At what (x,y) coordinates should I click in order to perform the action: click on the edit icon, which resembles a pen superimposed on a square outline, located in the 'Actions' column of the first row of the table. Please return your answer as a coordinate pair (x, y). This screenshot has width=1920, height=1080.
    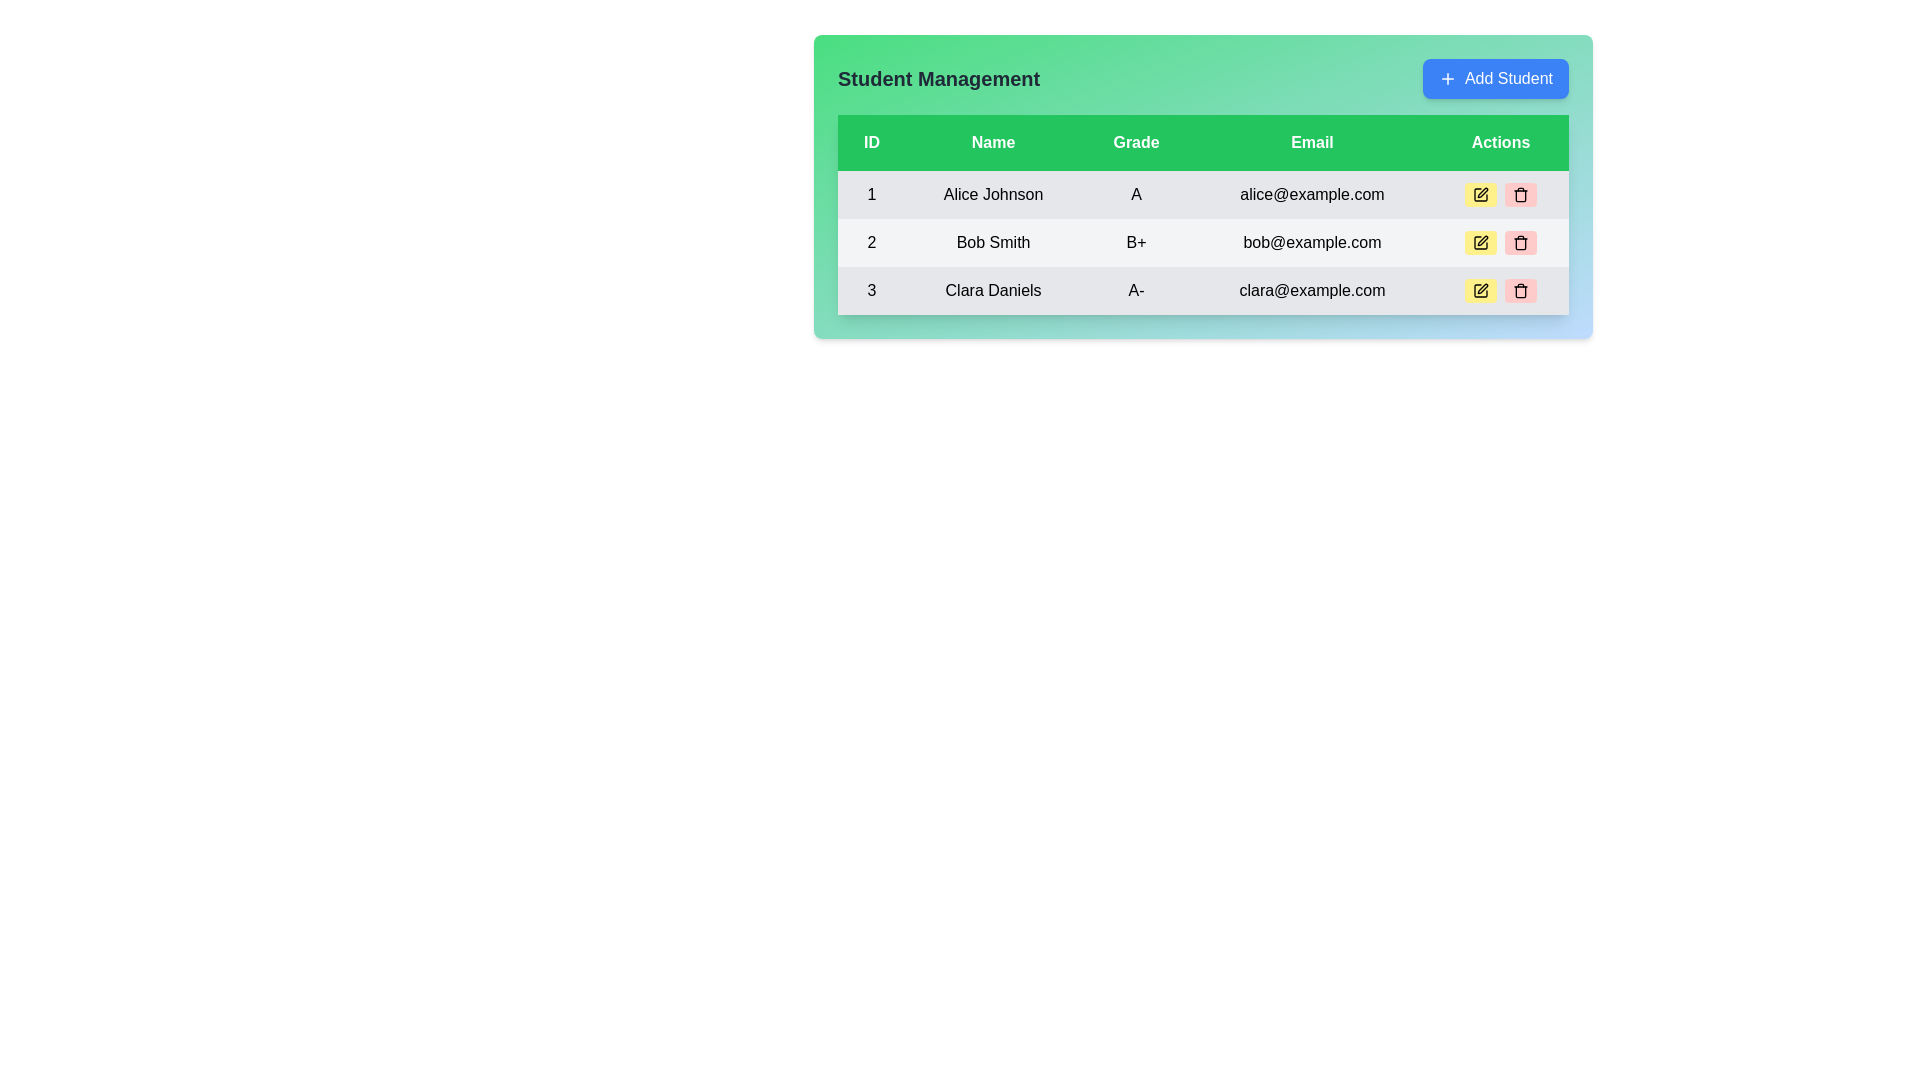
    Looking at the image, I should click on (1479, 195).